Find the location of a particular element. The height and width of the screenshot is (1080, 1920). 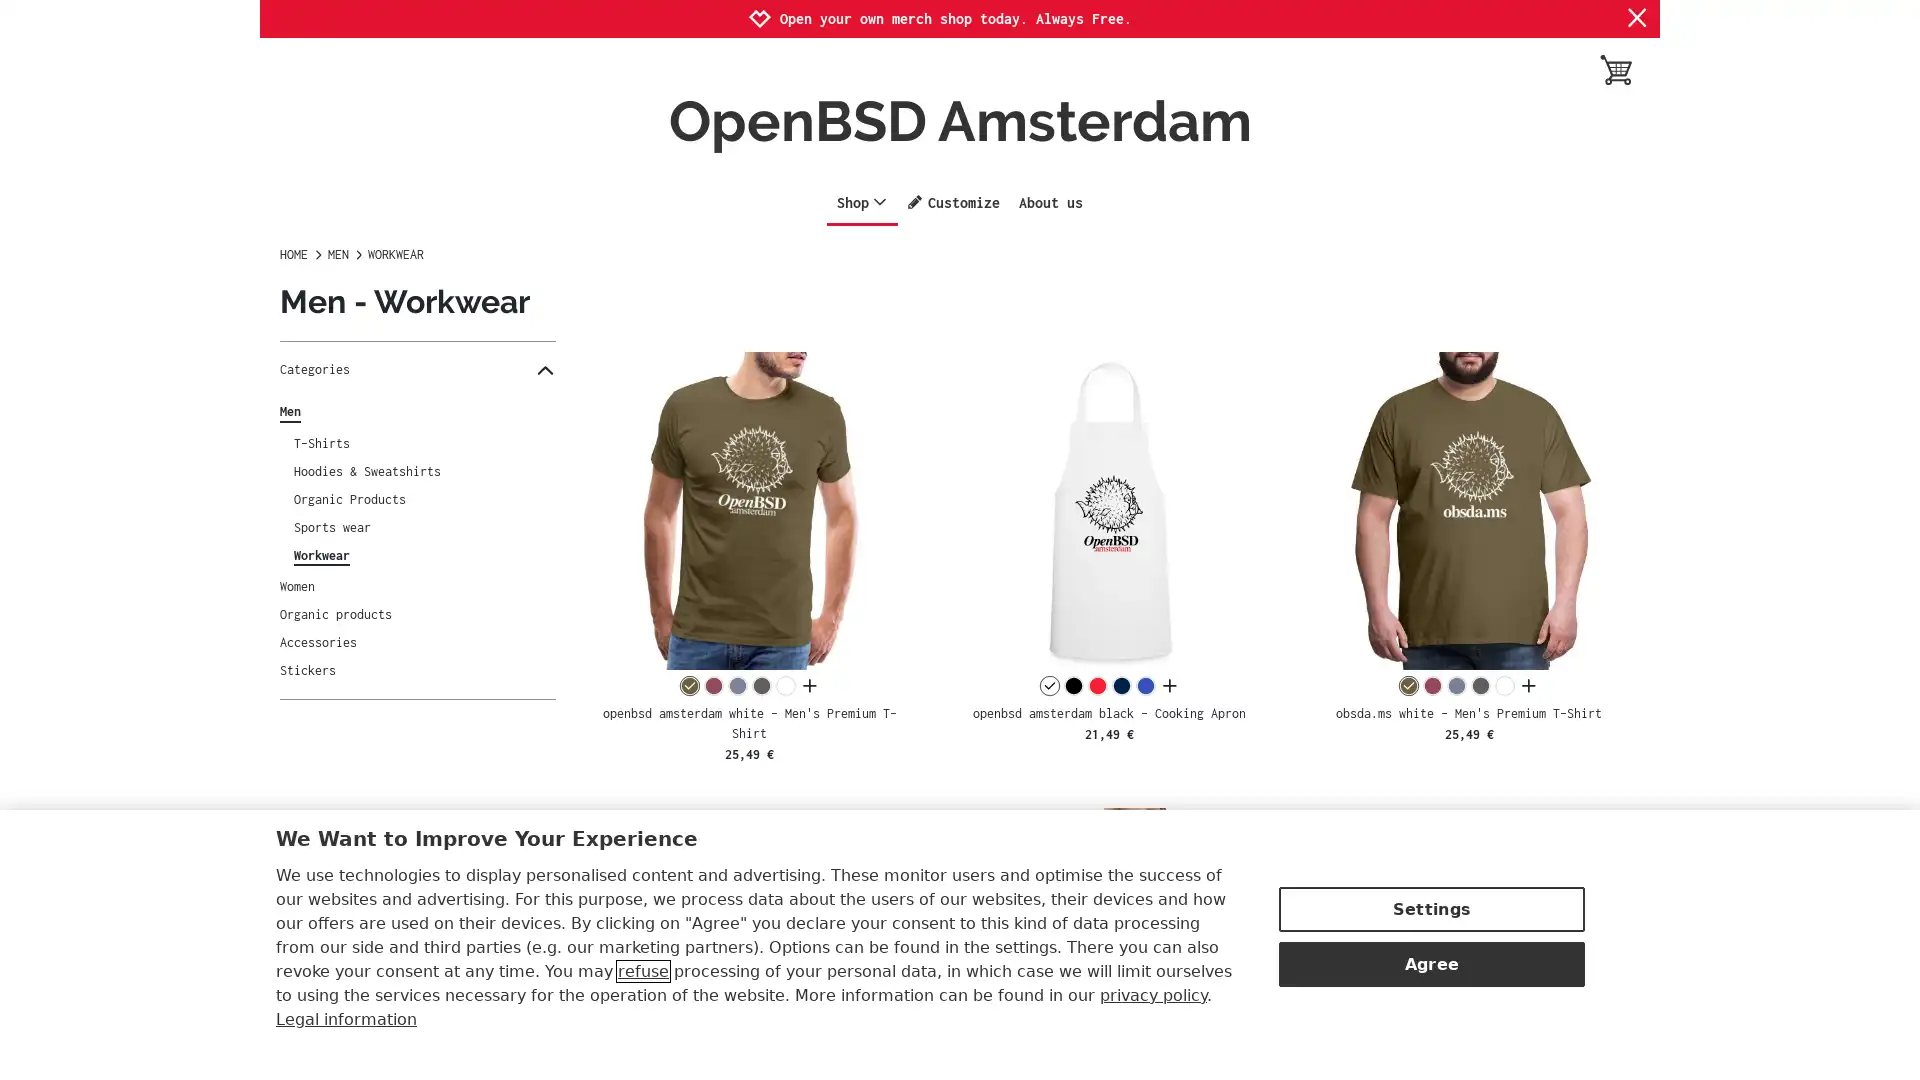

black is located at coordinates (1072, 685).